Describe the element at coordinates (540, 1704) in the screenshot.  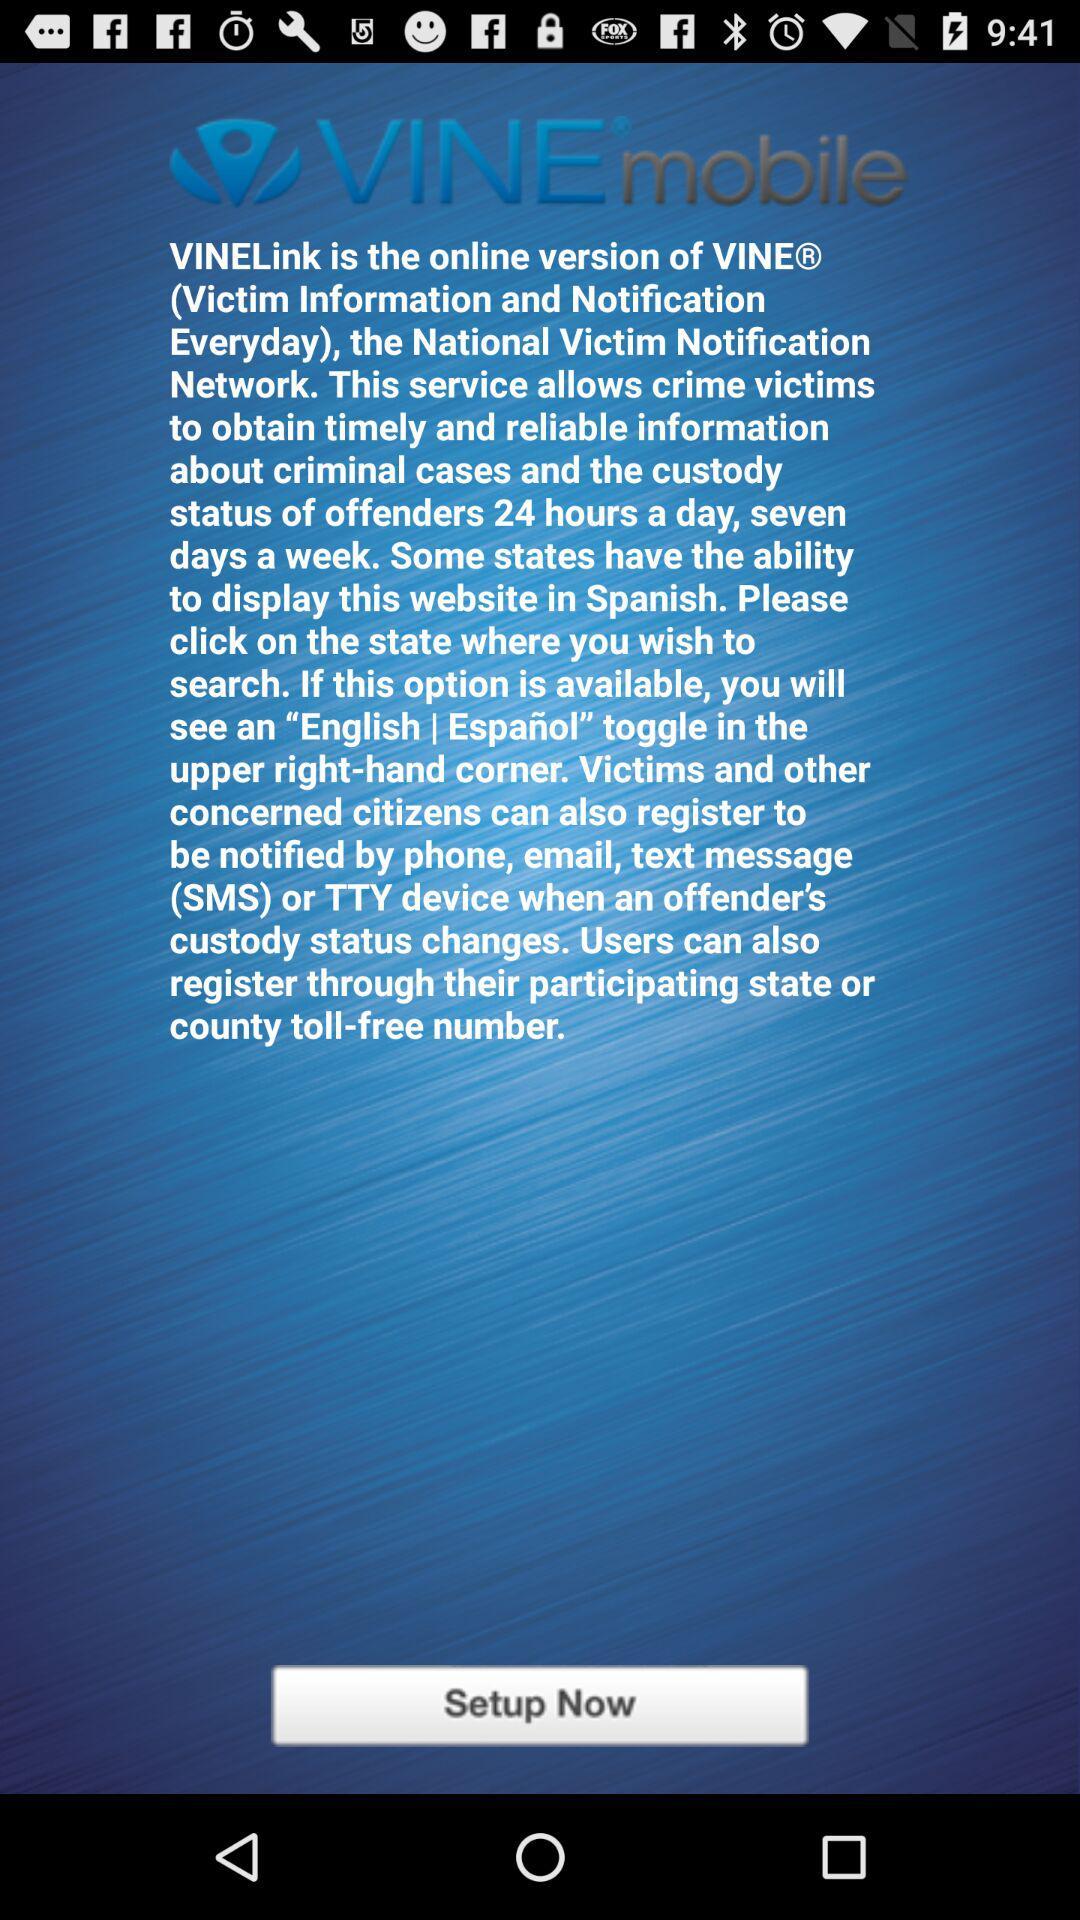
I see `icon at the bottom` at that location.